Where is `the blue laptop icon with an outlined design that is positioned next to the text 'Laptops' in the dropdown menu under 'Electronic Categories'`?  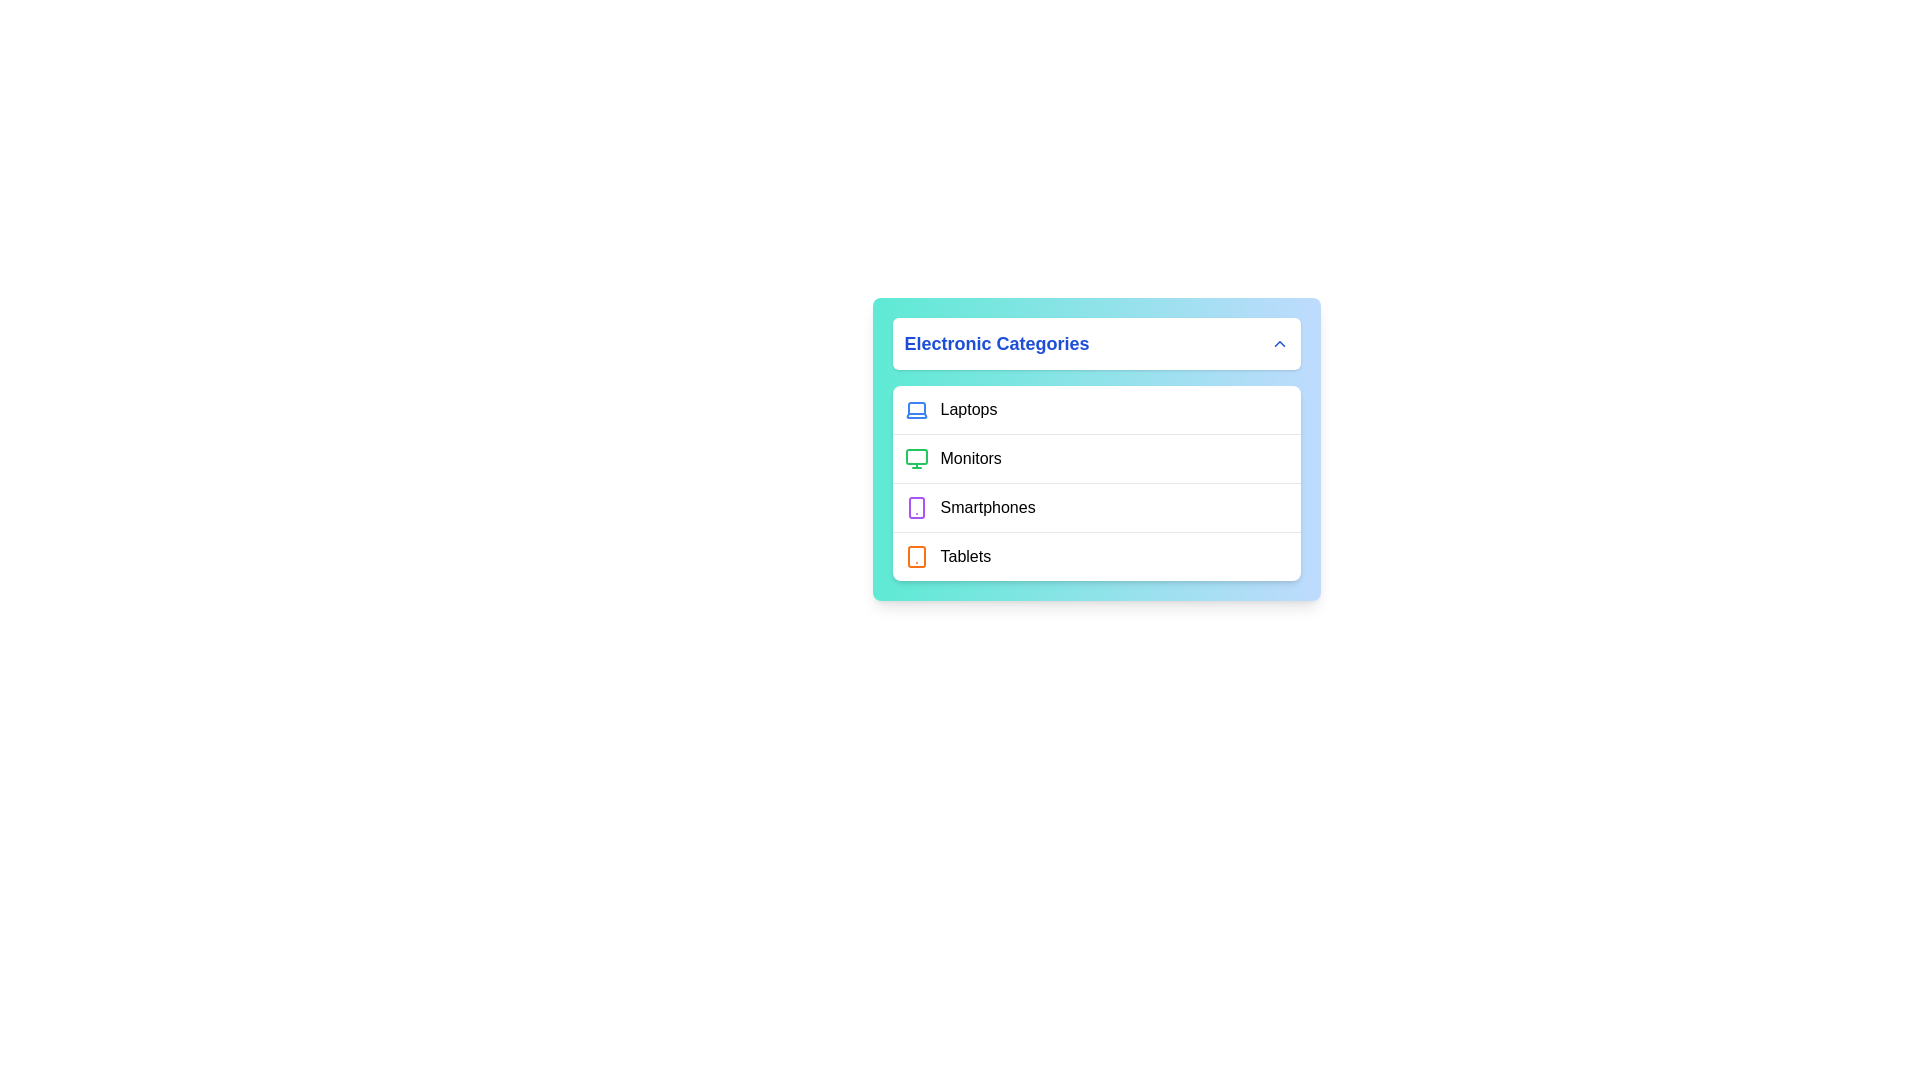
the blue laptop icon with an outlined design that is positioned next to the text 'Laptops' in the dropdown menu under 'Electronic Categories' is located at coordinates (915, 408).